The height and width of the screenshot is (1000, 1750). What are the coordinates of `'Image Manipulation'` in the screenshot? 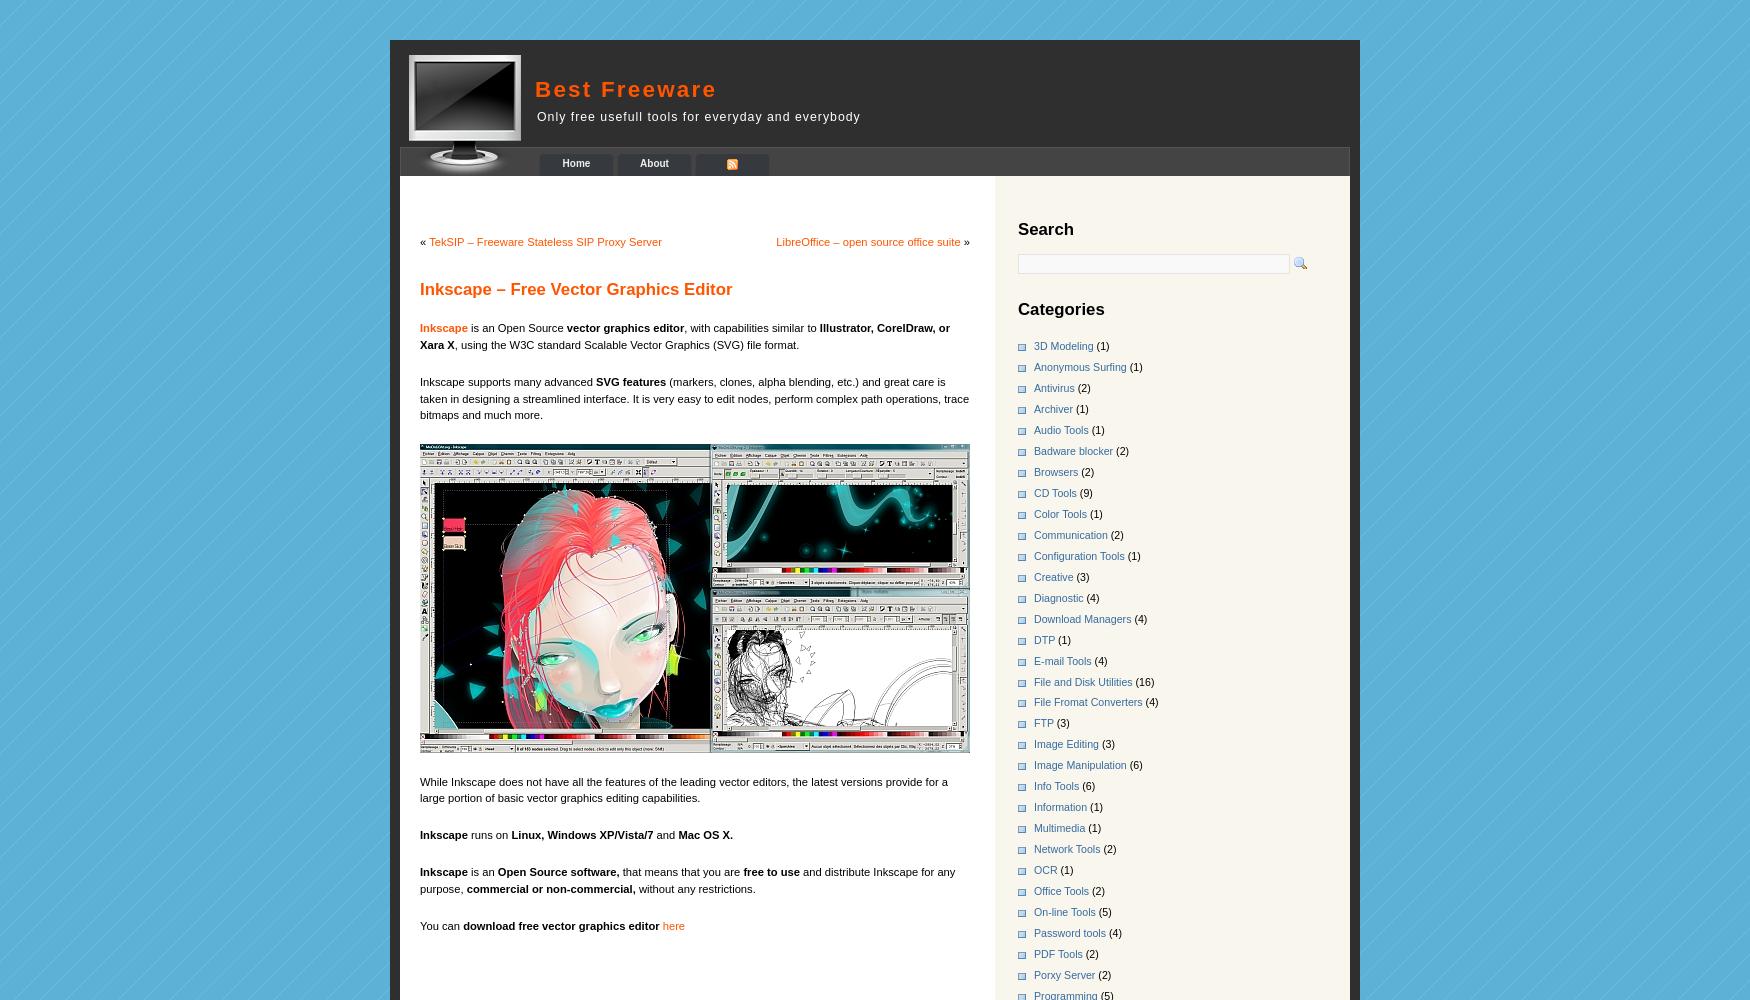 It's located at (1079, 765).